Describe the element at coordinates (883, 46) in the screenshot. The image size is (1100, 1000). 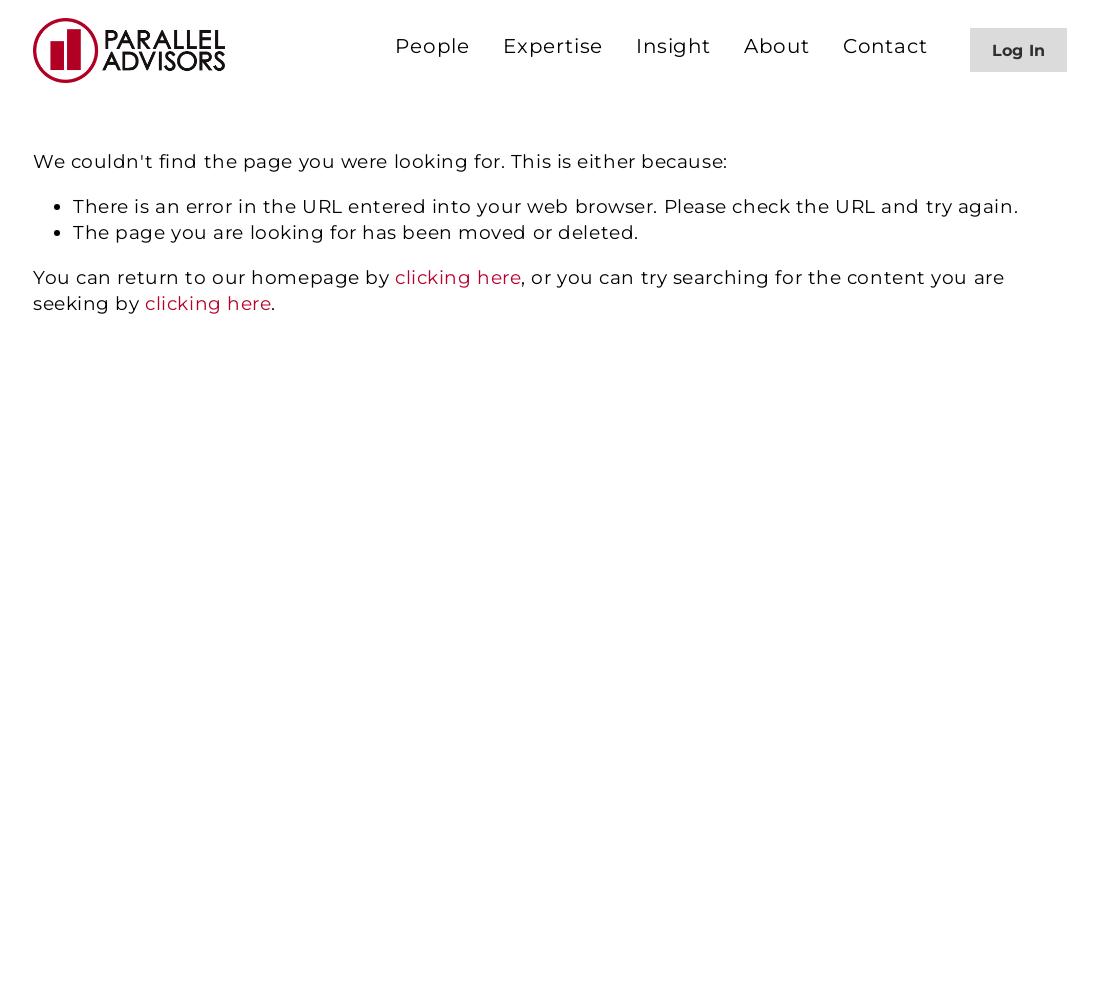
I see `'Contact'` at that location.